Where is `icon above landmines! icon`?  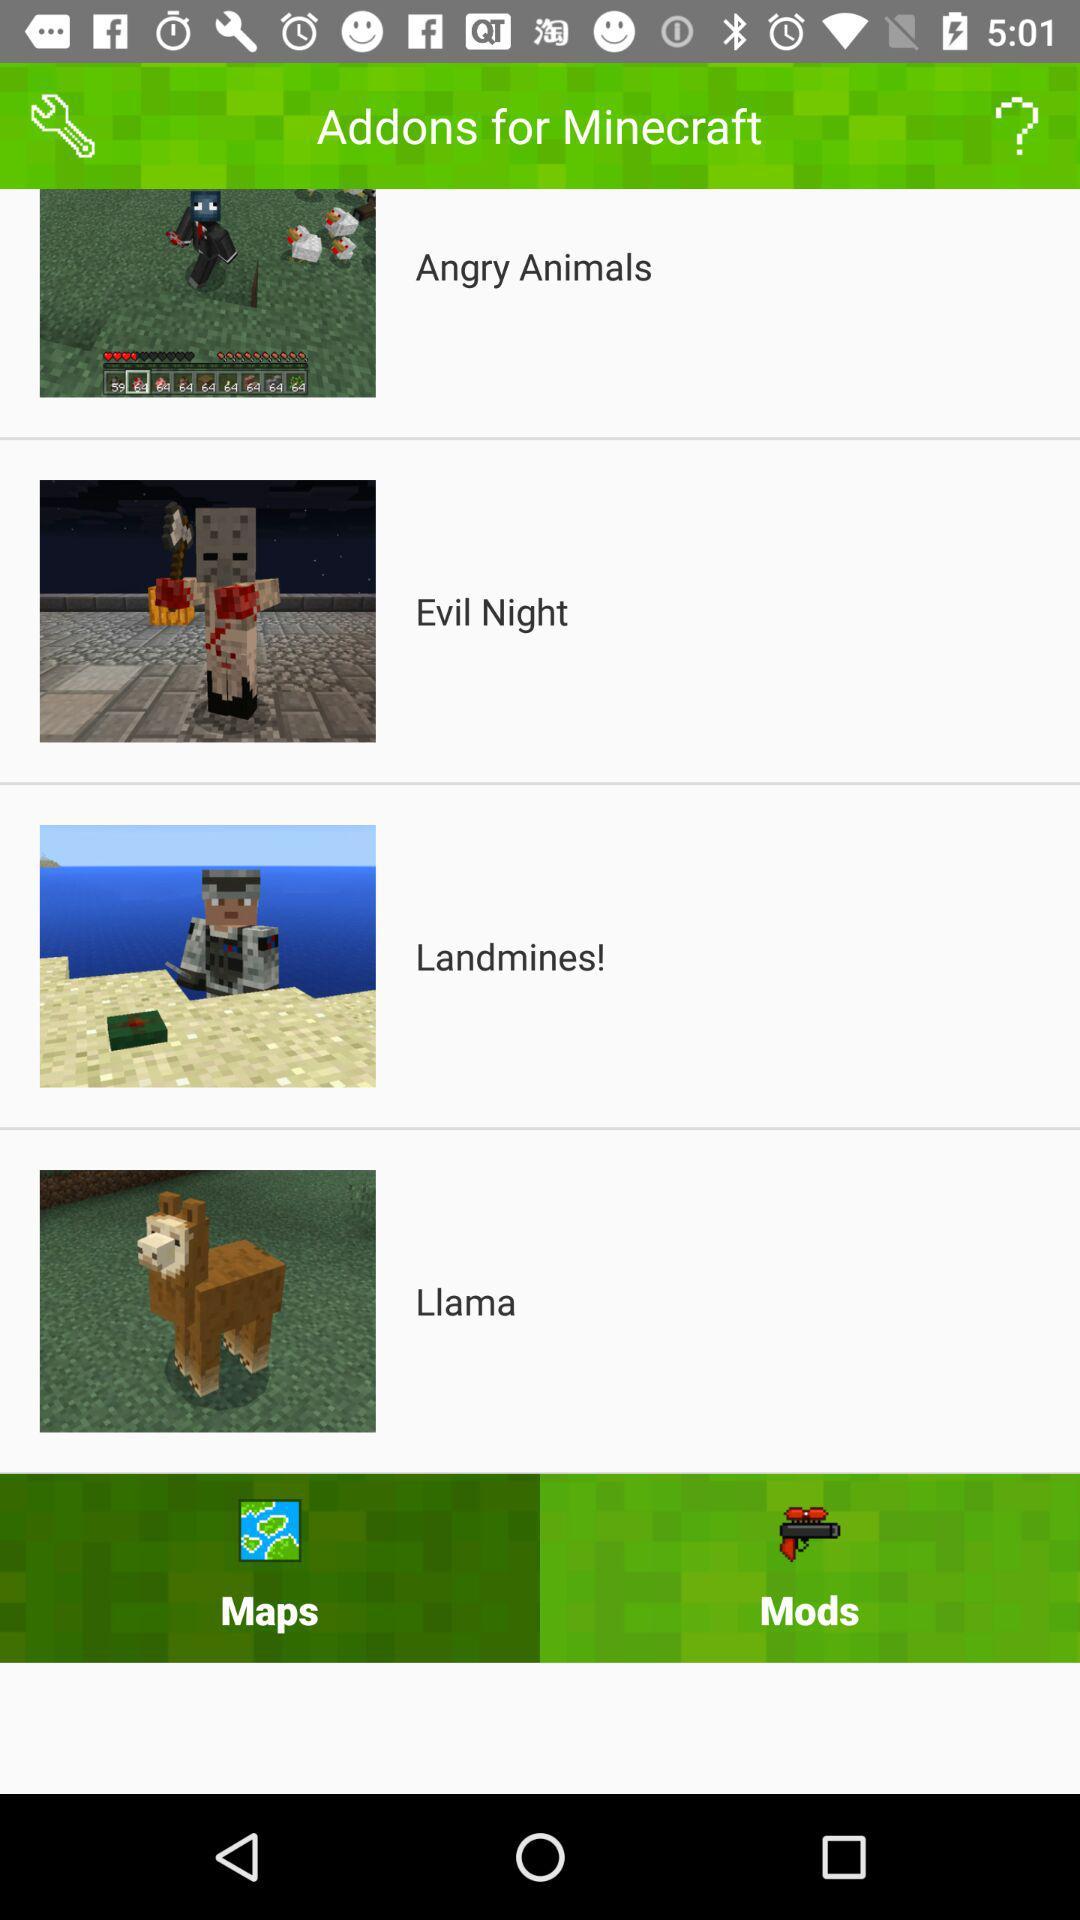
icon above landmines! icon is located at coordinates (492, 610).